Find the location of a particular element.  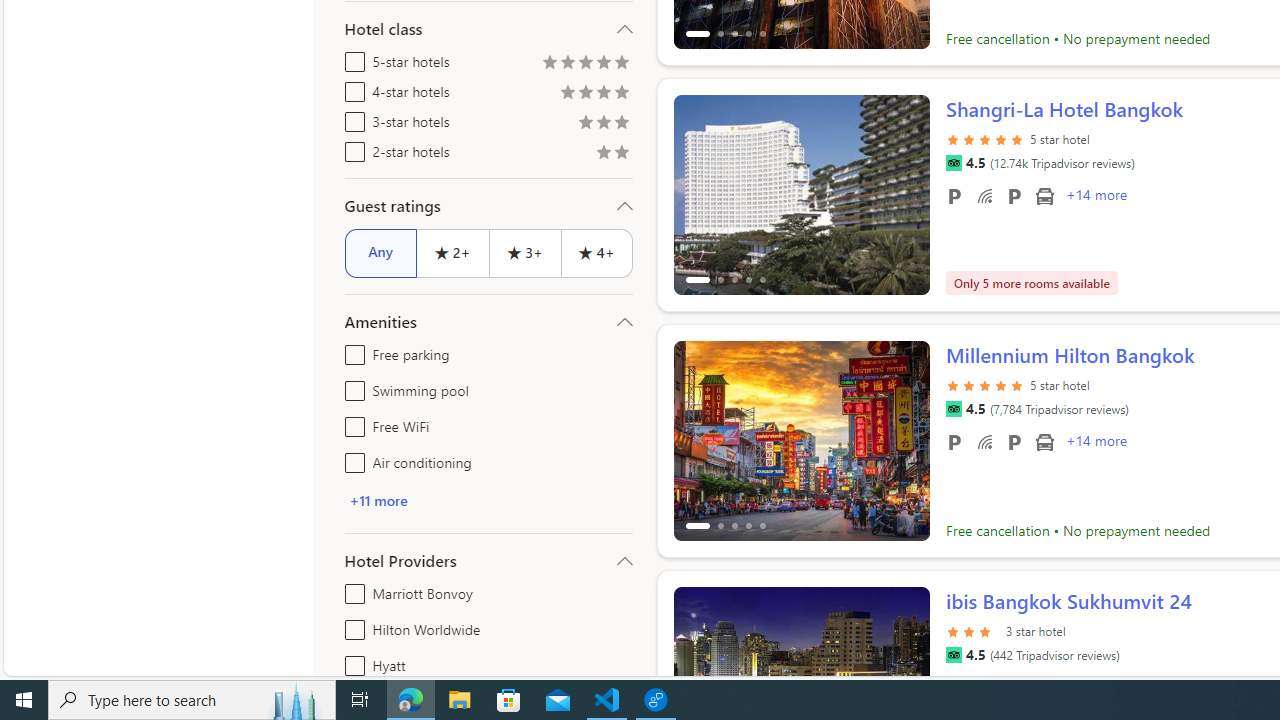

'4+' is located at coordinates (596, 252).